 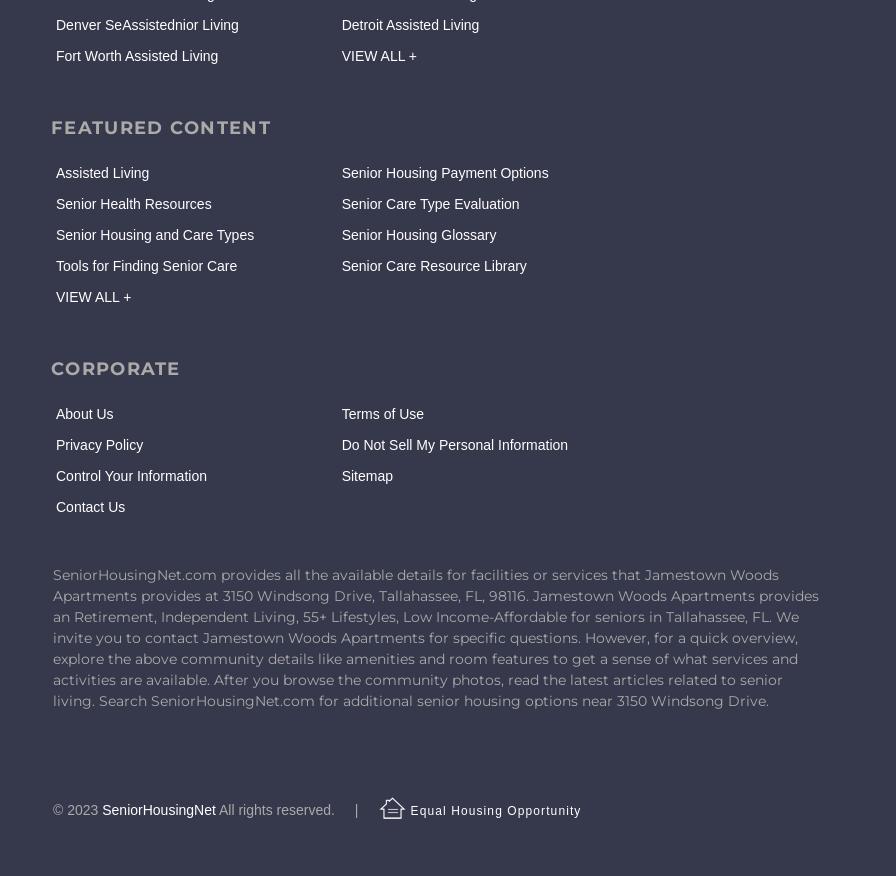 I want to click on 'All rights reserved.', so click(x=276, y=809).